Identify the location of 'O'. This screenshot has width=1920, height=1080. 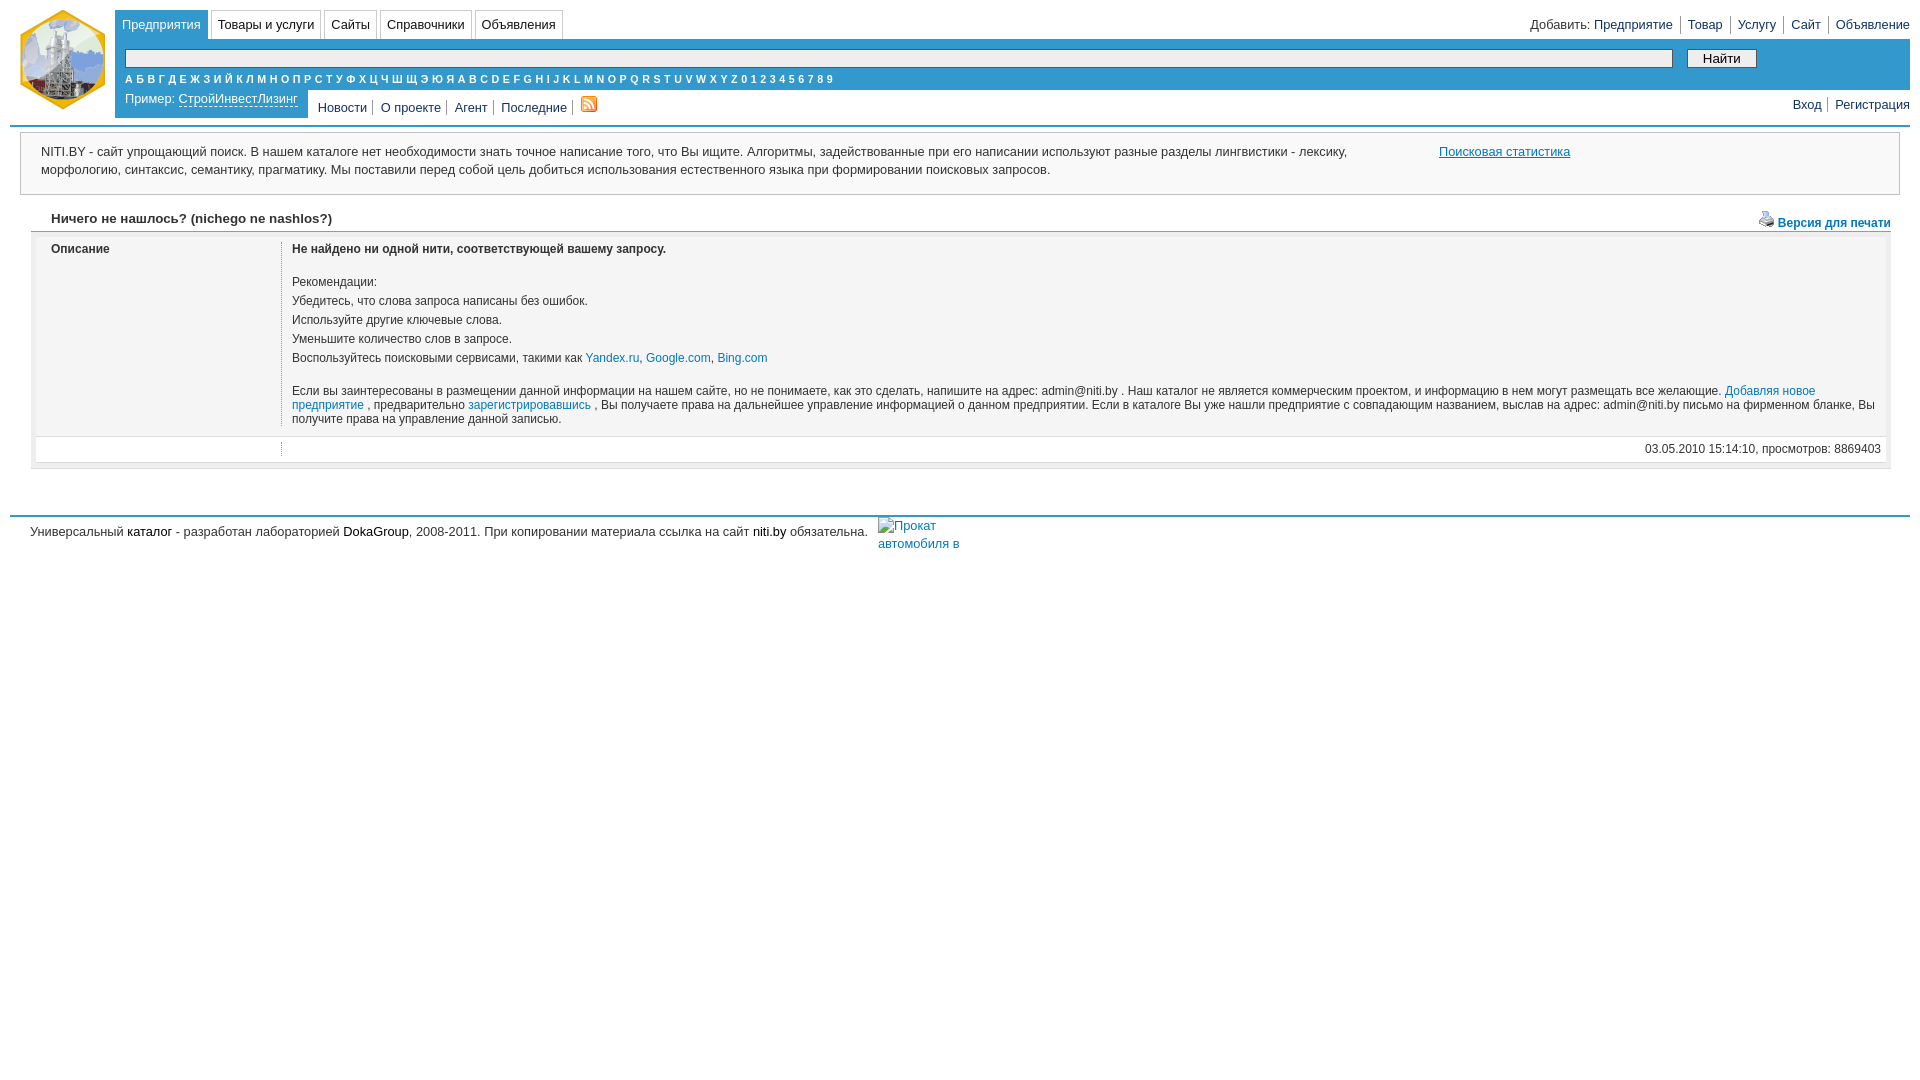
(610, 77).